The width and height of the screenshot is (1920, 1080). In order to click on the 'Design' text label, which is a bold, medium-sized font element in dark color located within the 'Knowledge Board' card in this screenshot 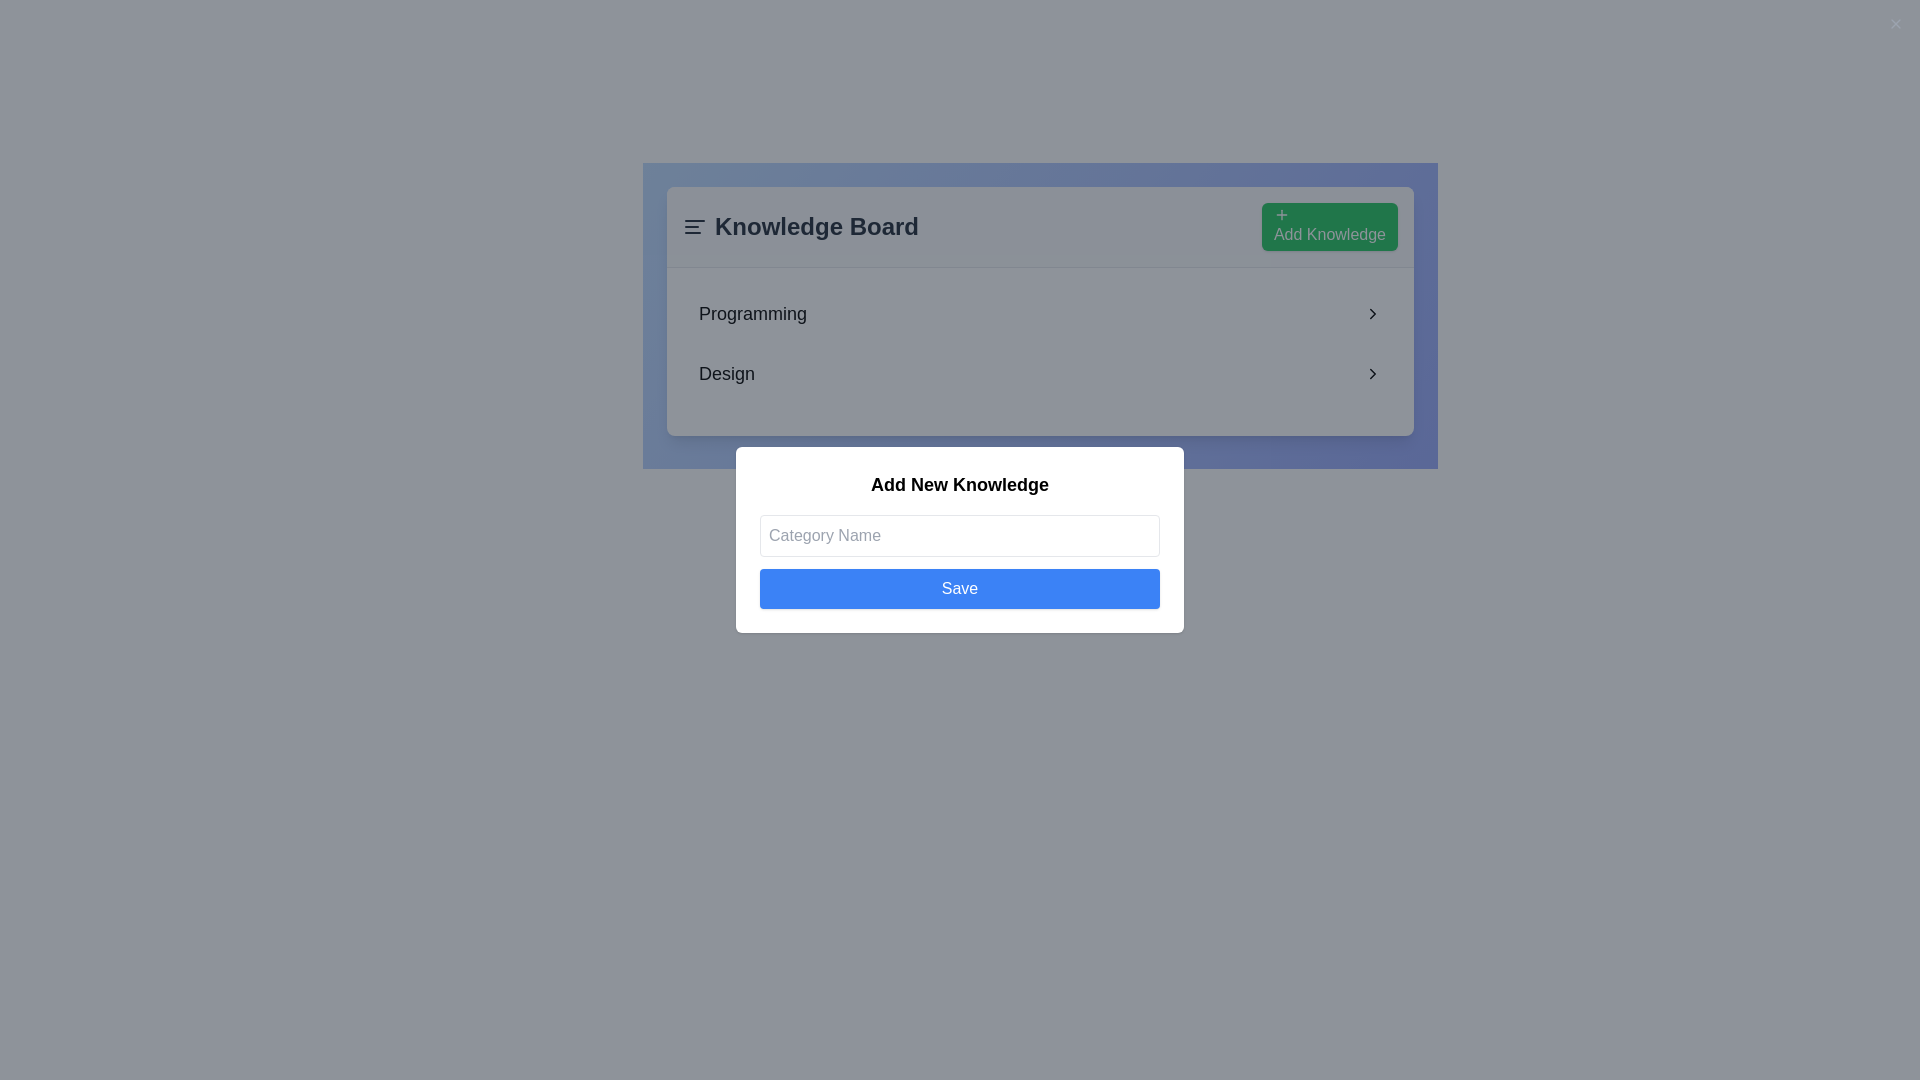, I will do `click(726, 374)`.